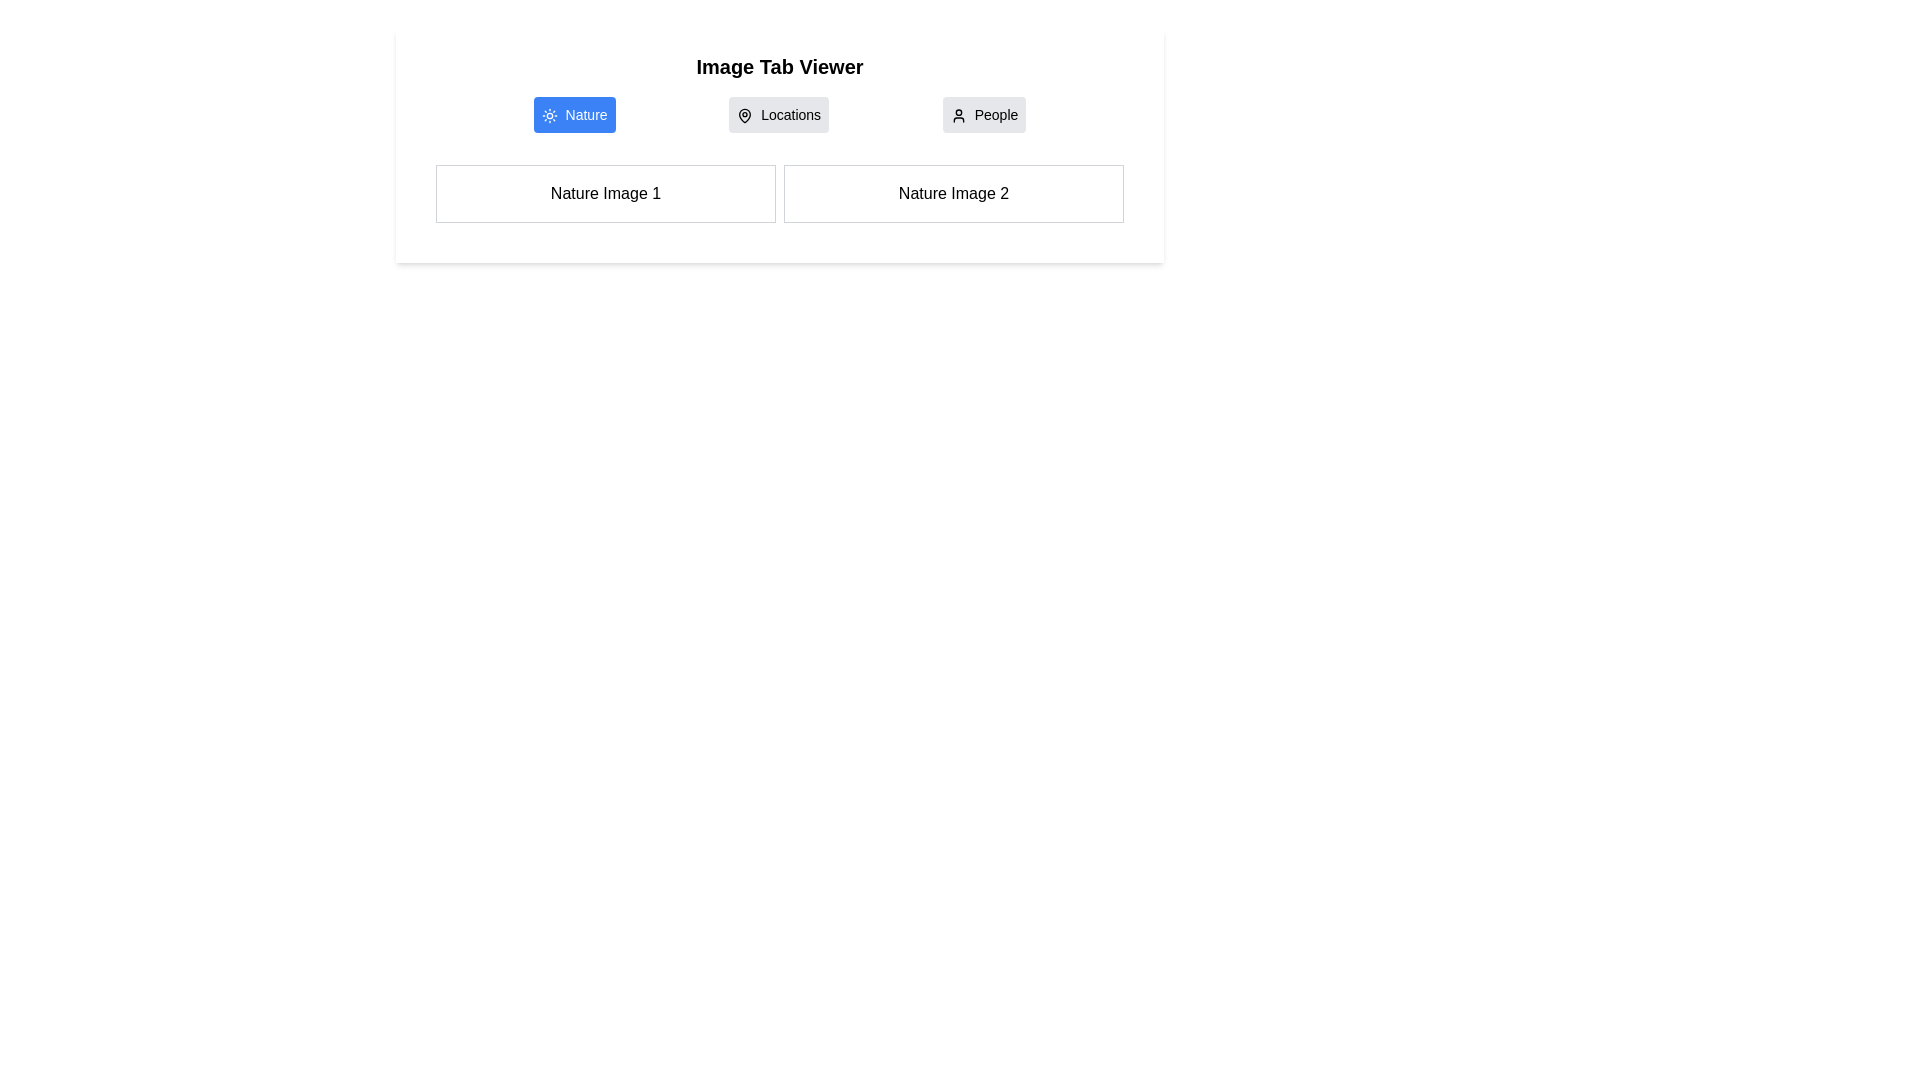 This screenshot has width=1920, height=1080. I want to click on the 'Nature' button in the horizontal navigation bar, so click(573, 115).